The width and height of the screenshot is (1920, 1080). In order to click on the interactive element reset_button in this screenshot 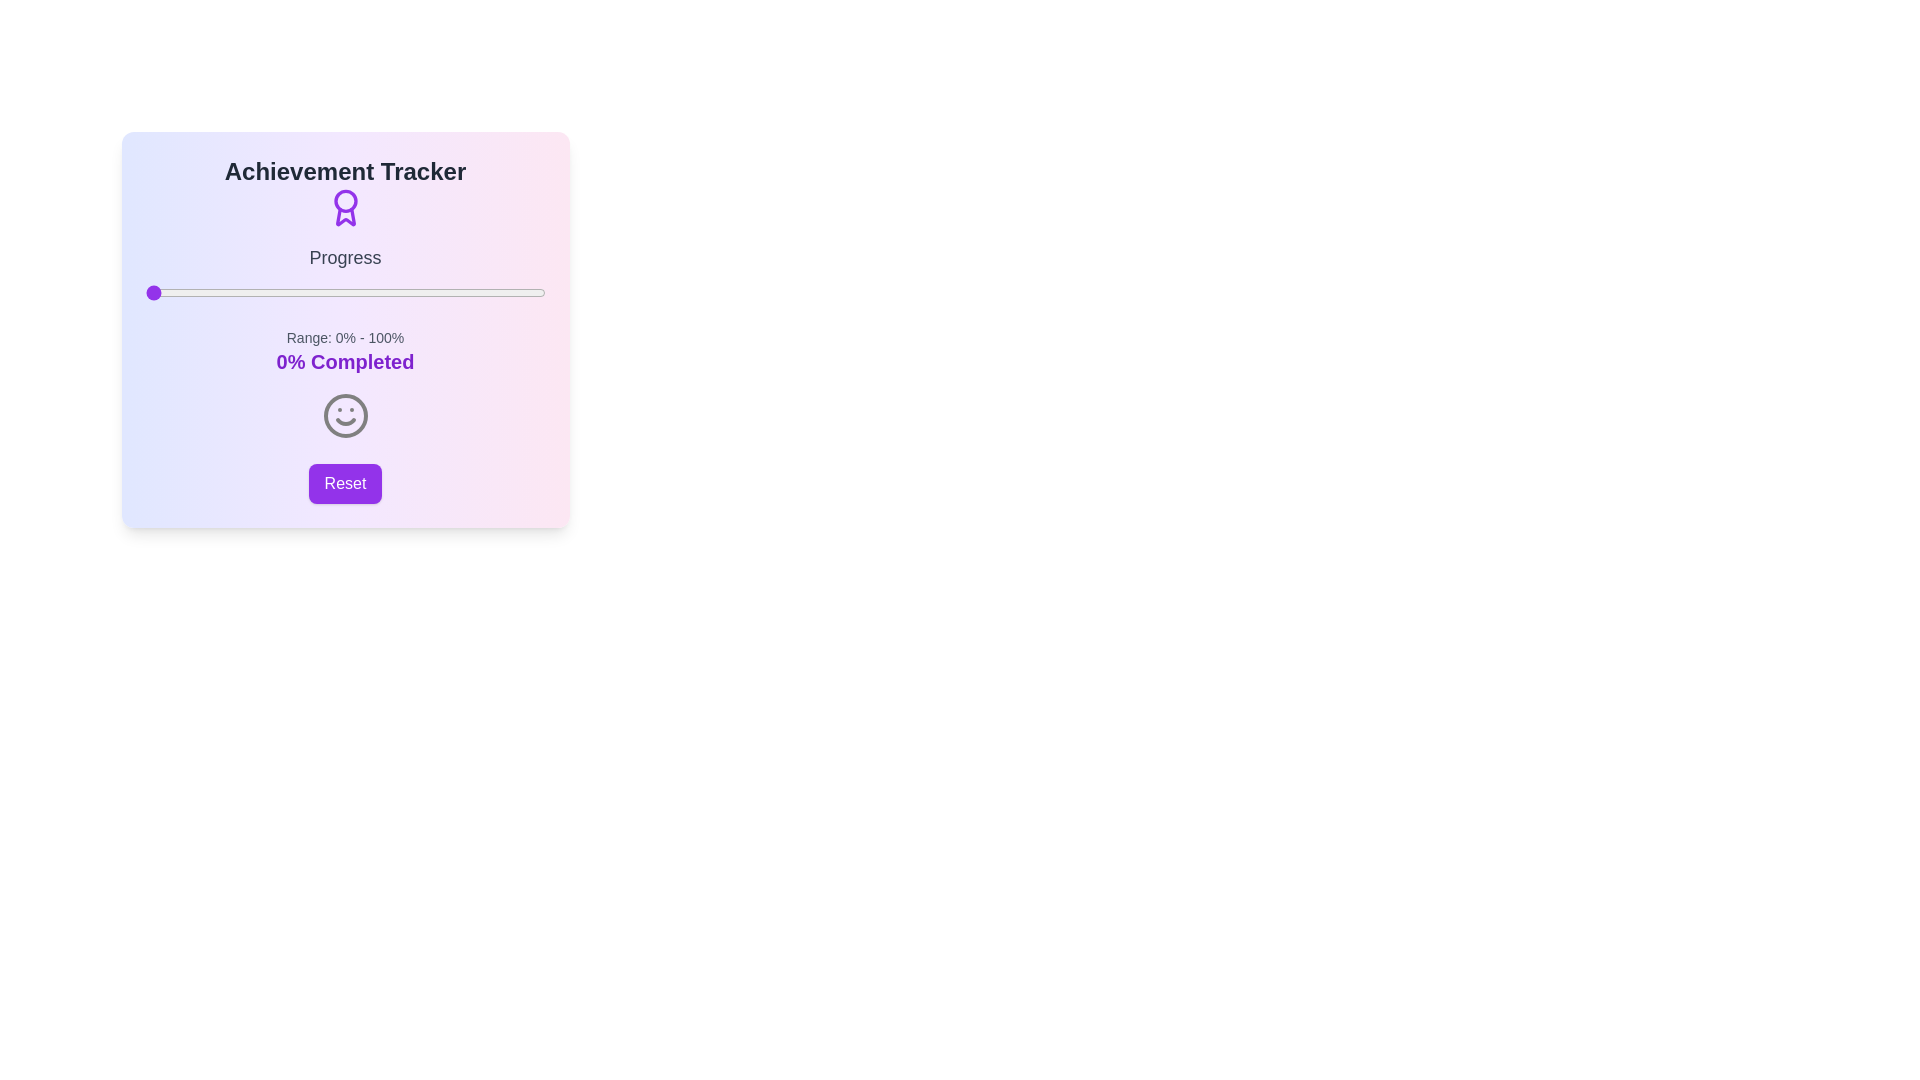, I will do `click(345, 483)`.